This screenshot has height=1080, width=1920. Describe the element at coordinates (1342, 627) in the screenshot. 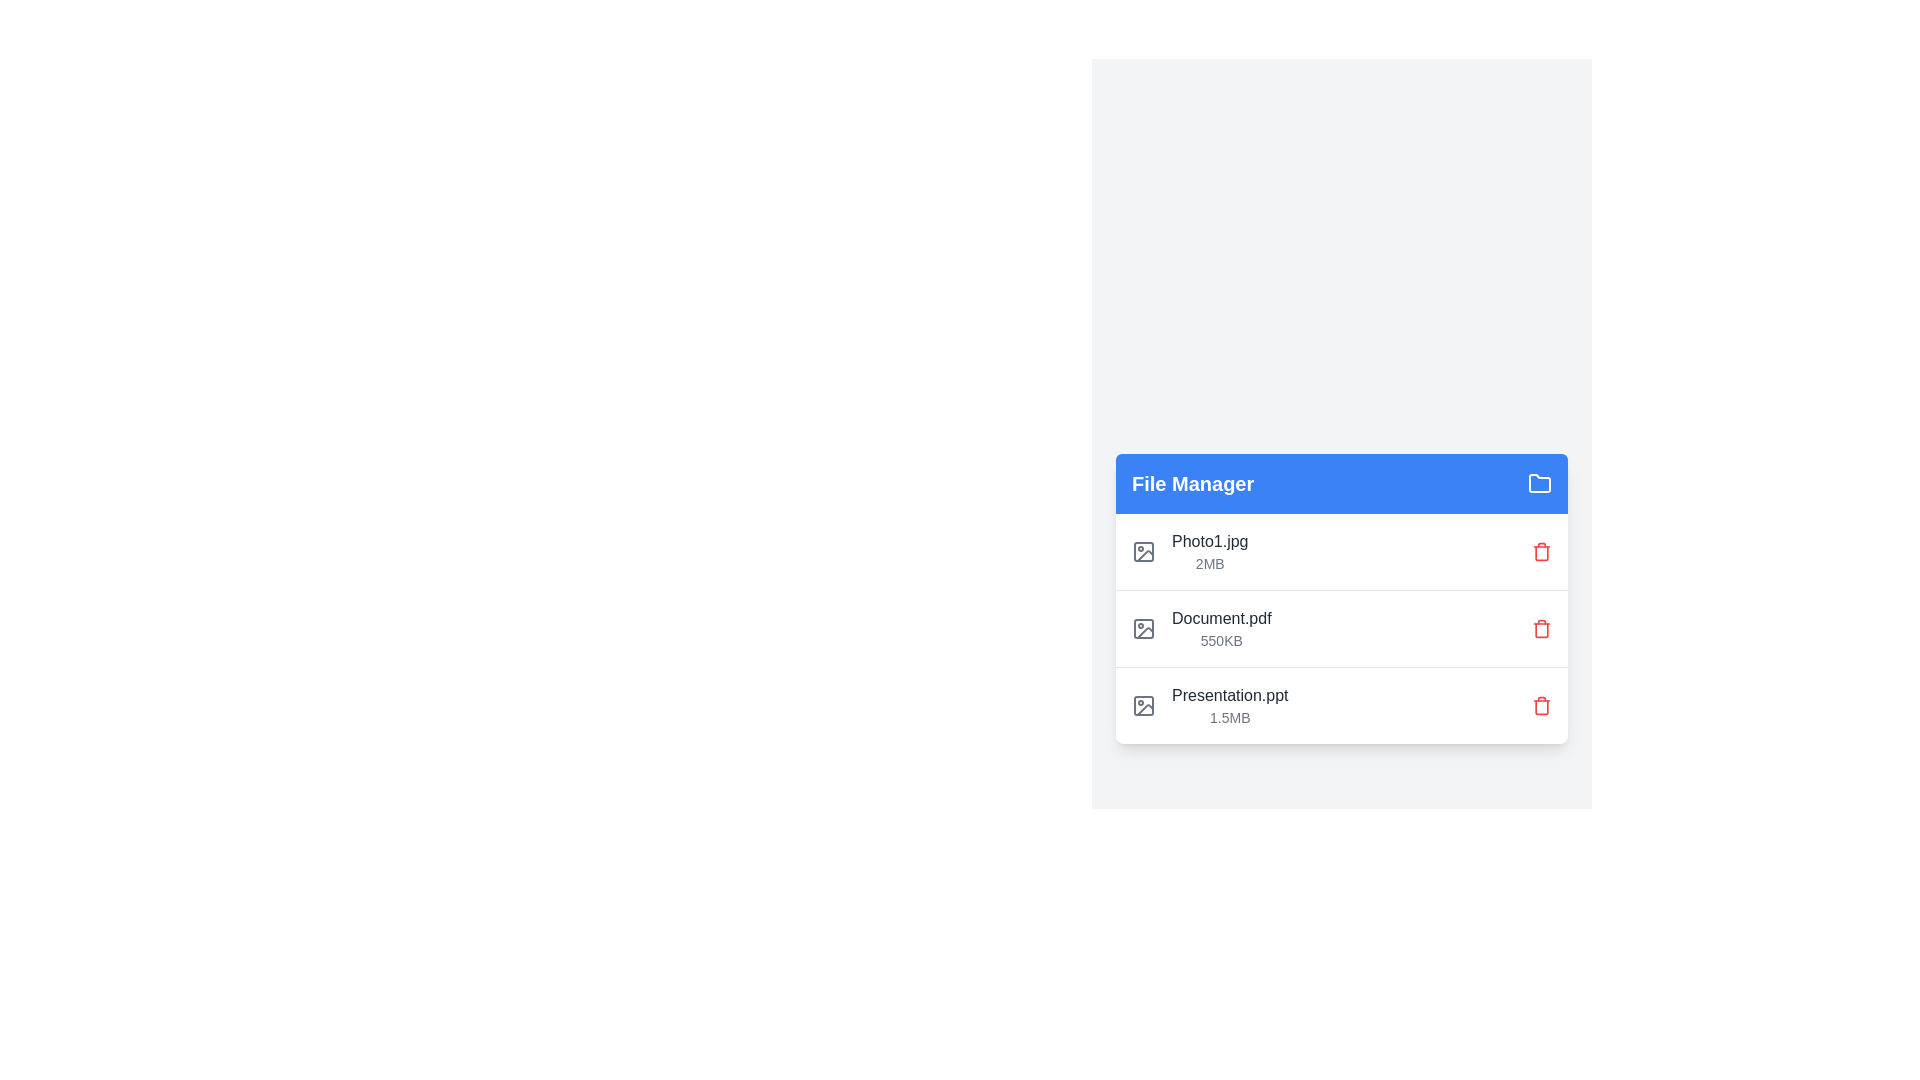

I see `the list item displaying 'Document.pdf' in the 'File Manager' UI` at that location.